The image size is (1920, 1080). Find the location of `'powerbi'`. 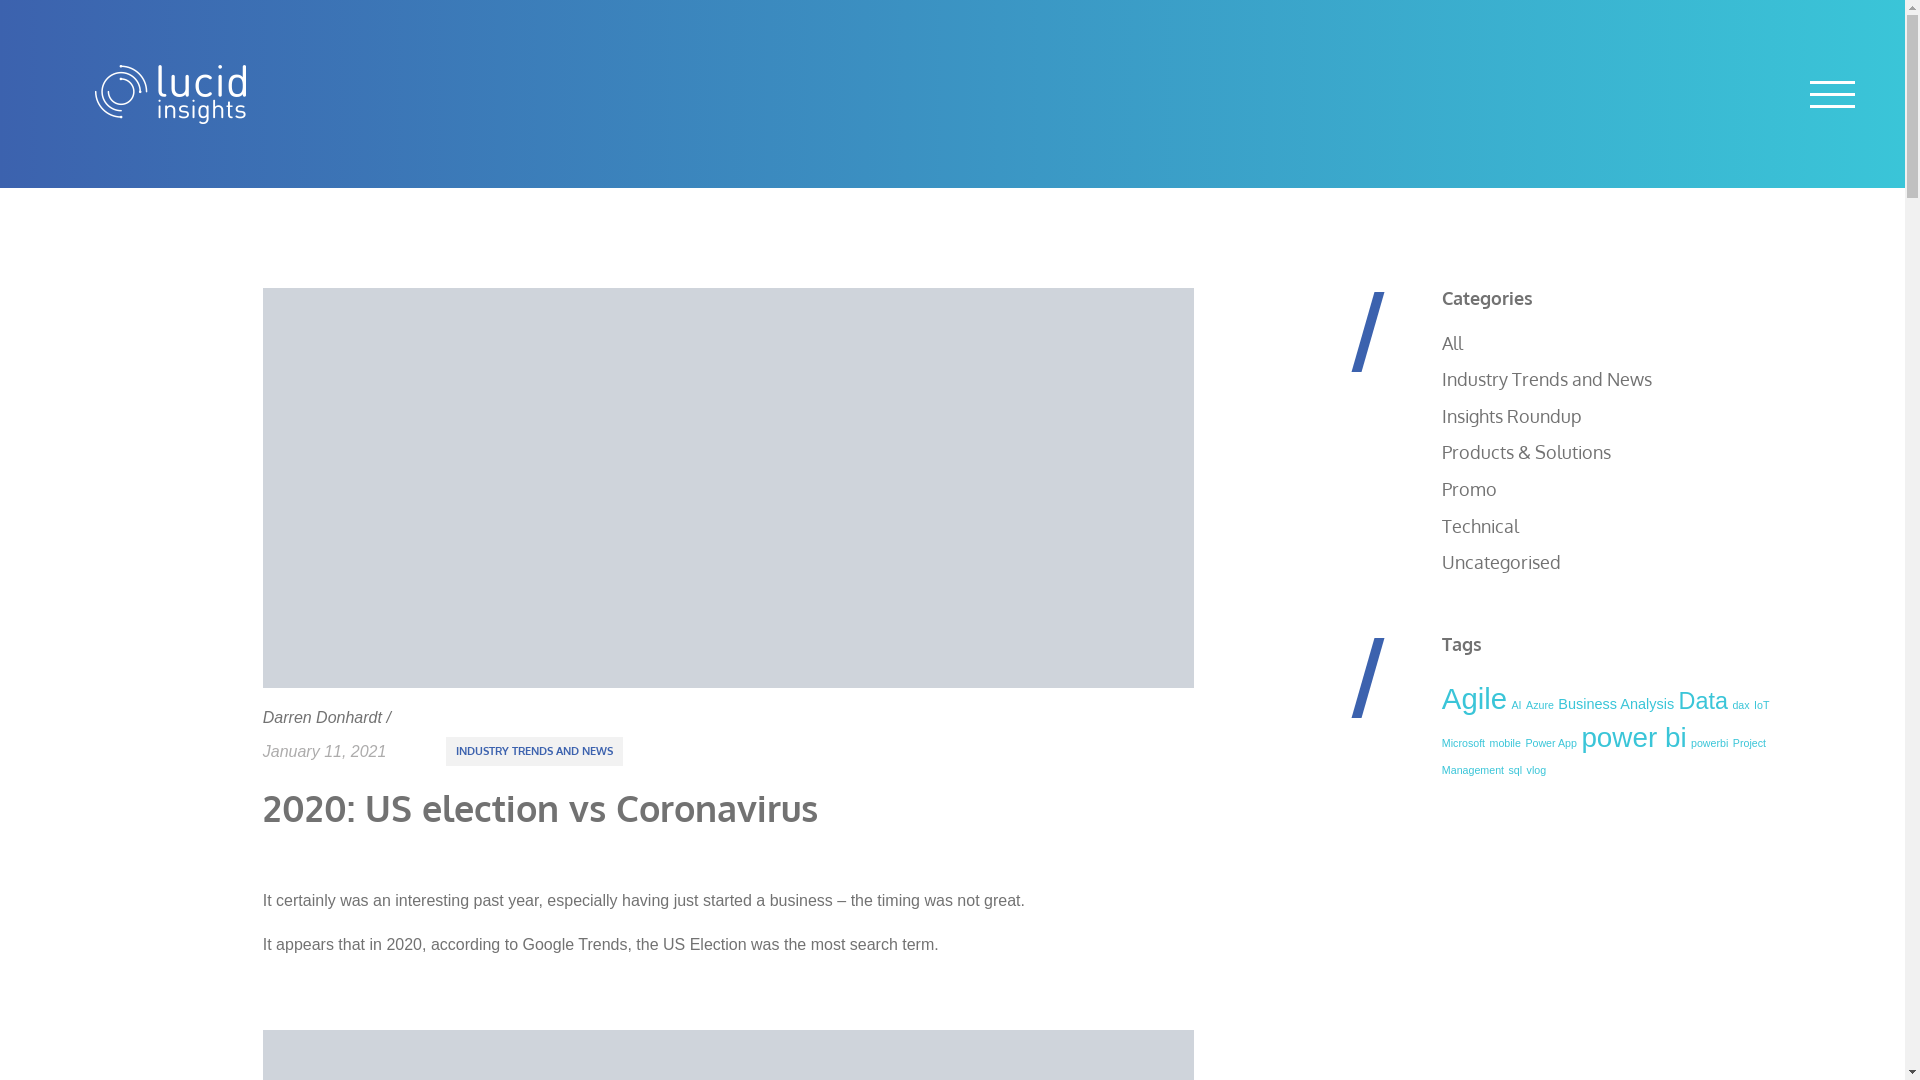

'powerbi' is located at coordinates (1708, 743).